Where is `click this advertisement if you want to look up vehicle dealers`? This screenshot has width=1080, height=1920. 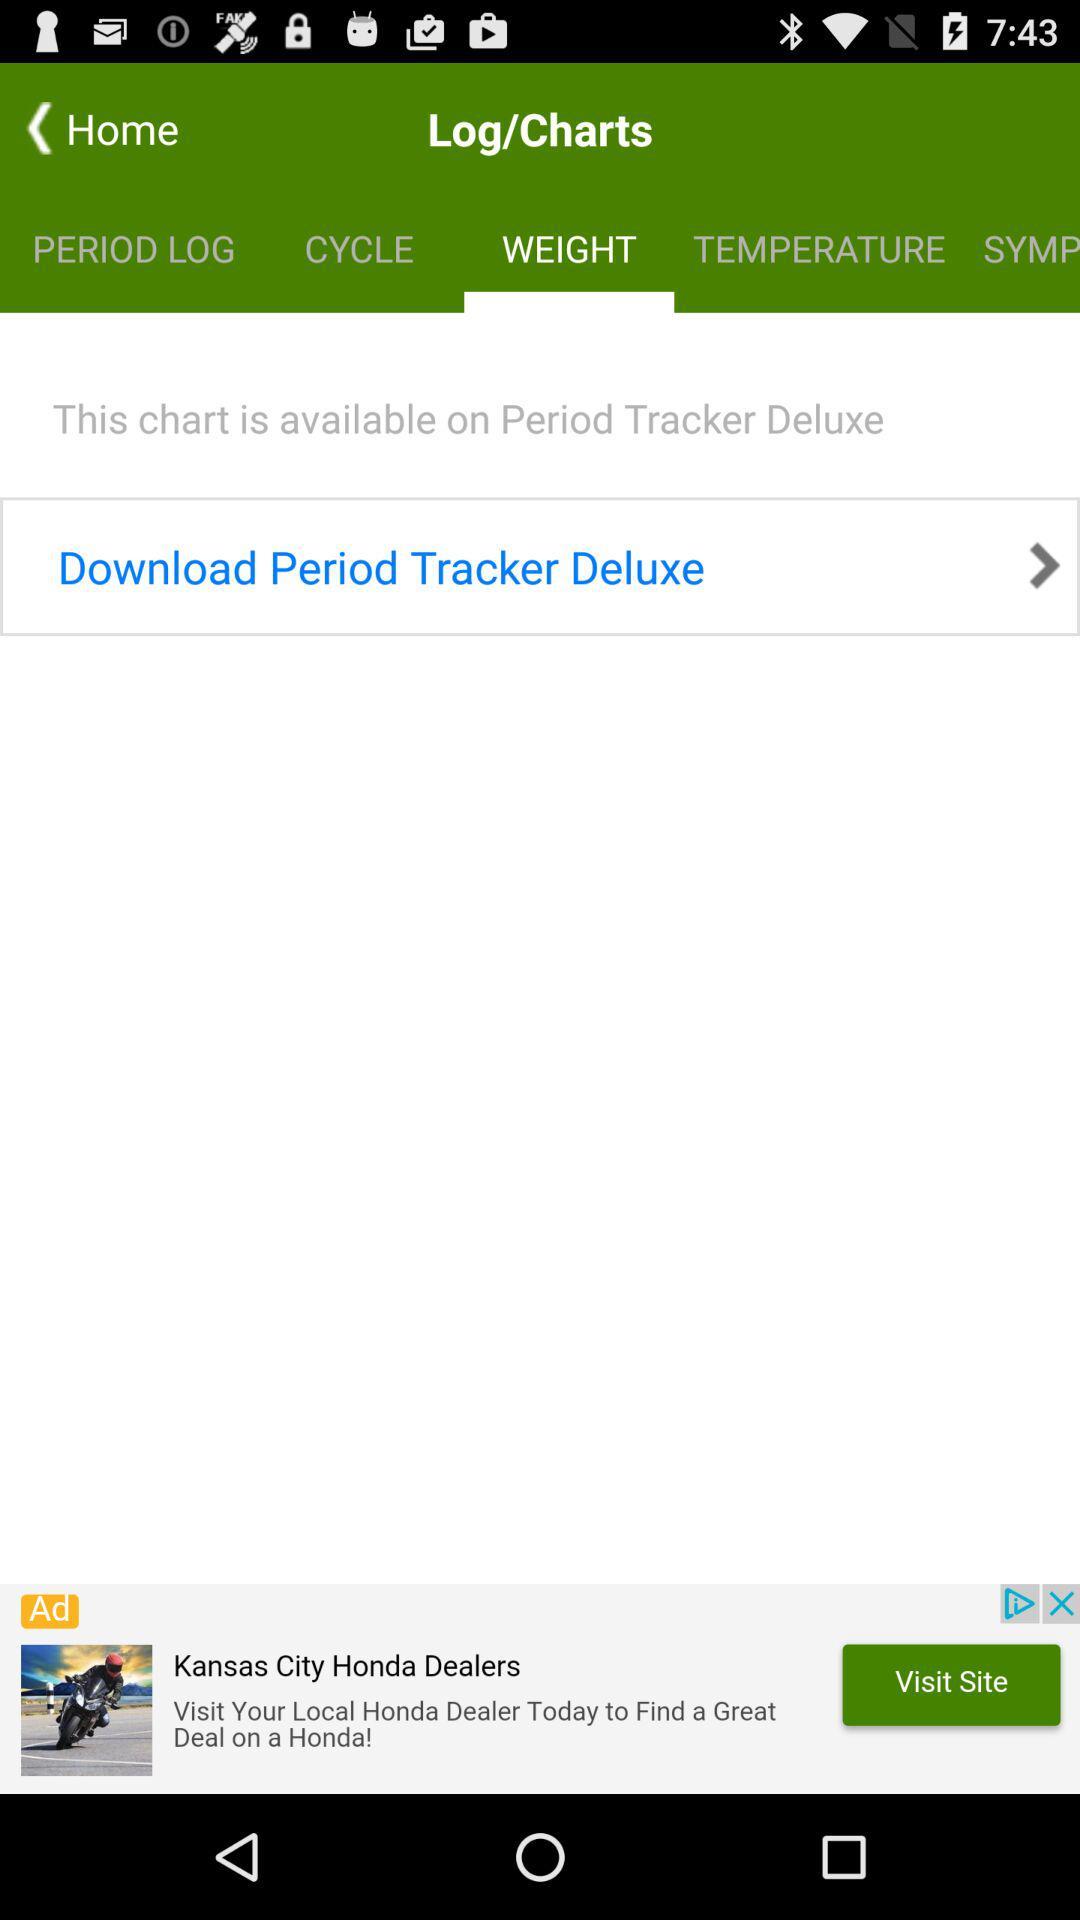 click this advertisement if you want to look up vehicle dealers is located at coordinates (540, 1688).